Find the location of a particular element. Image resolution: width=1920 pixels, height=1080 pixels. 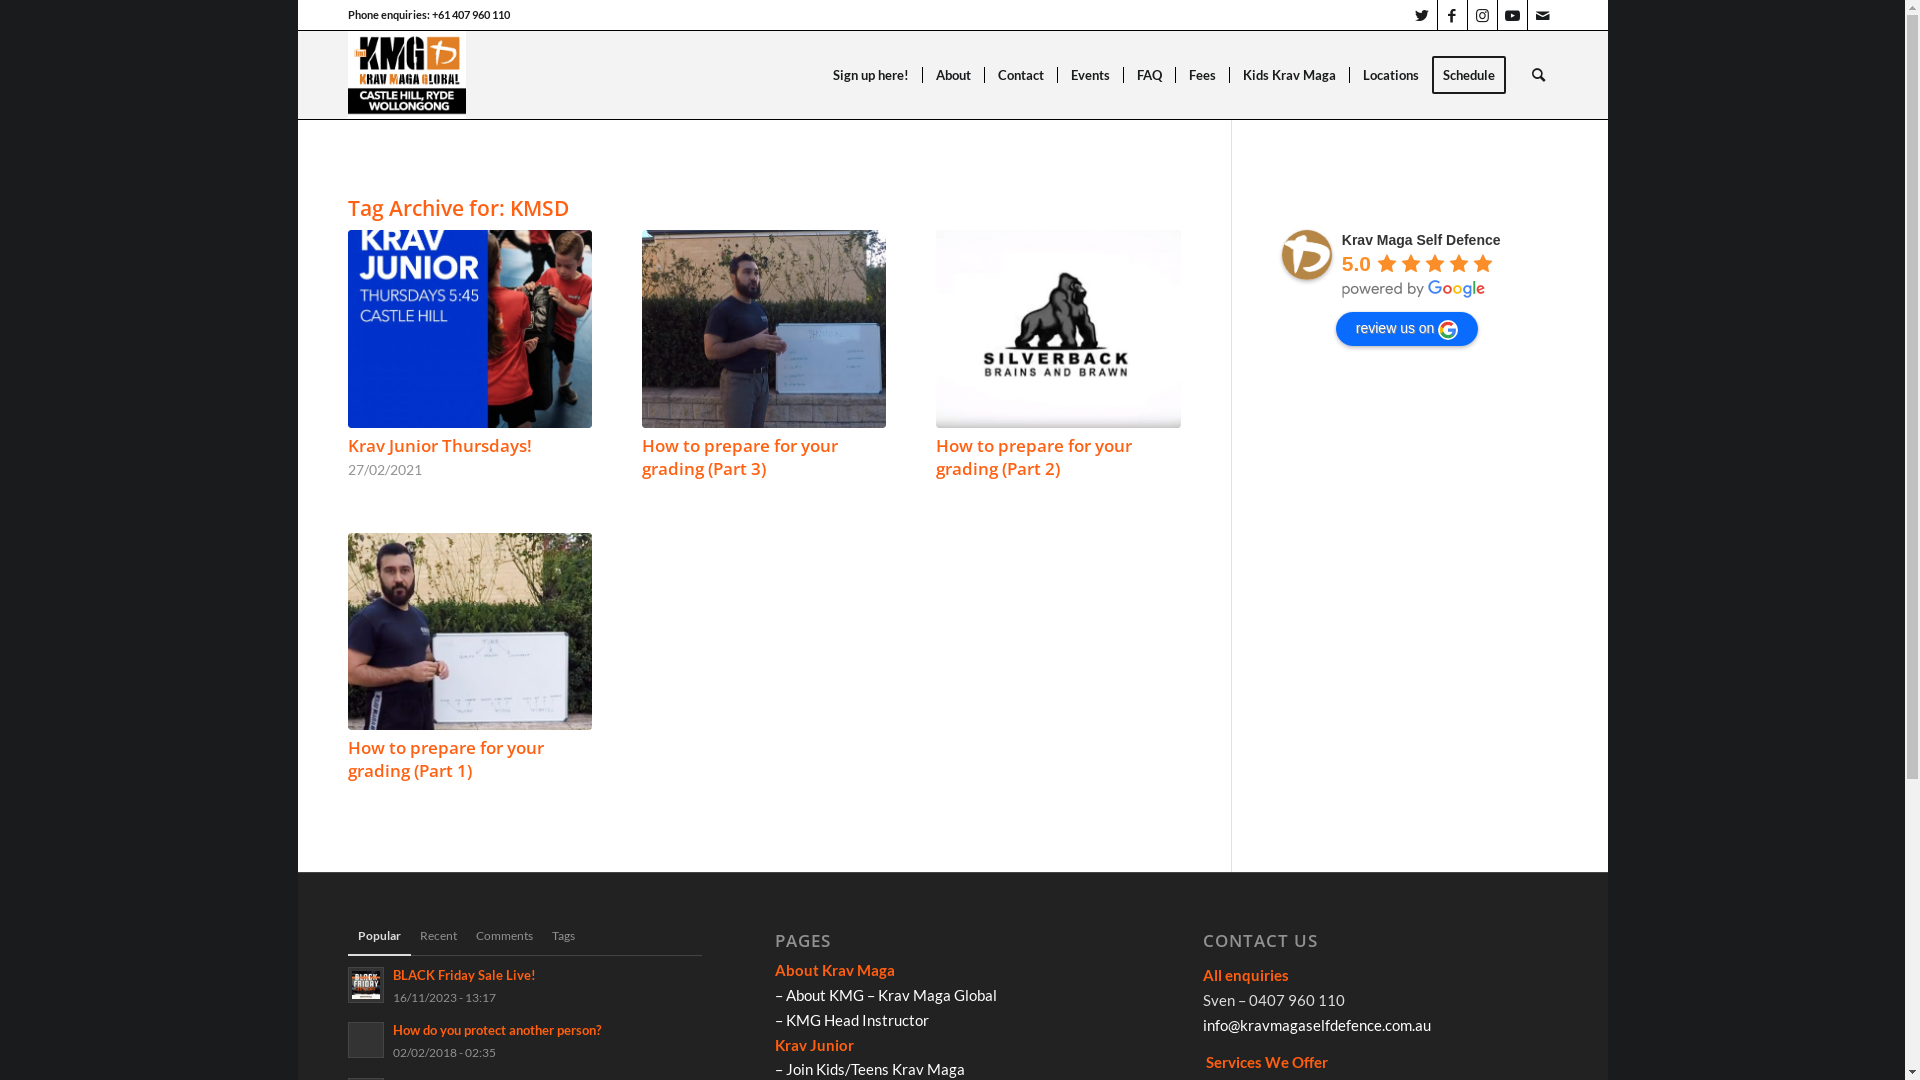

'About Krav Maga' is located at coordinates (835, 968).